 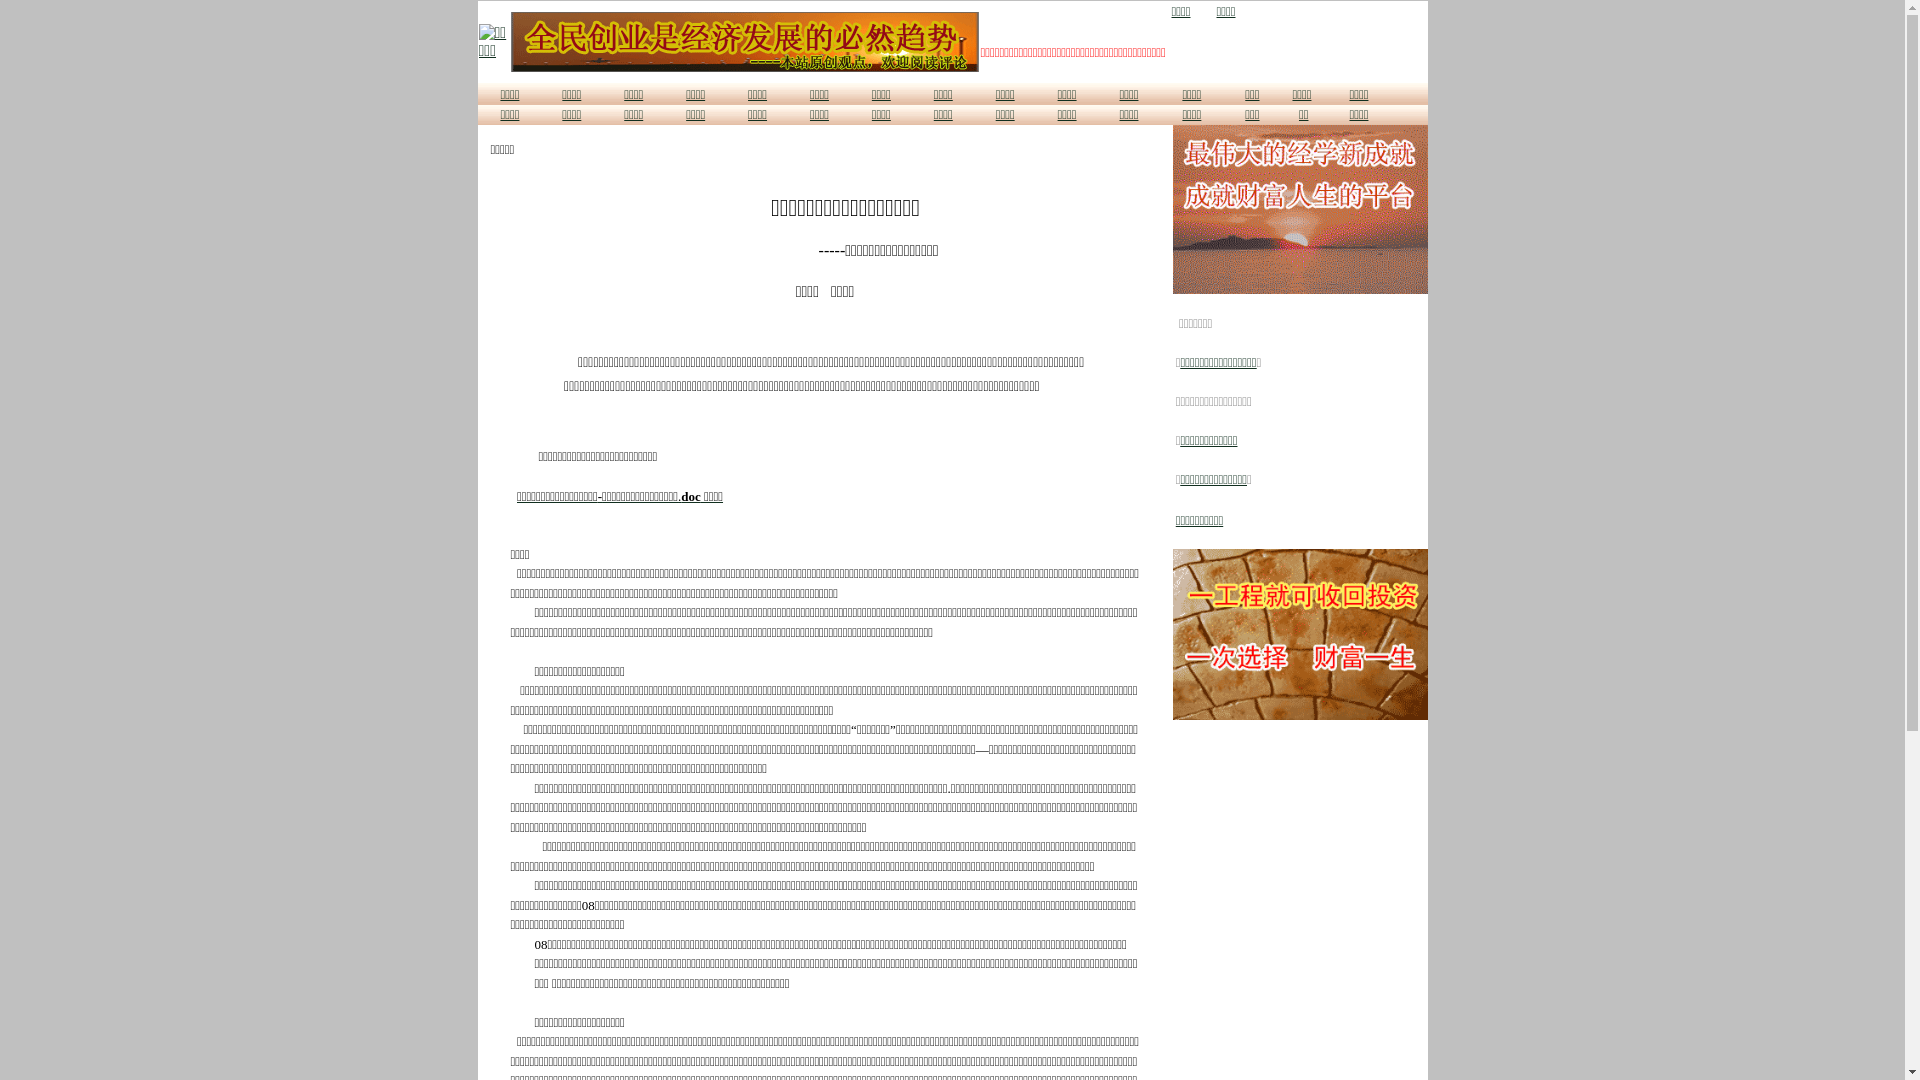 I want to click on '      ', so click(x=1200, y=11).